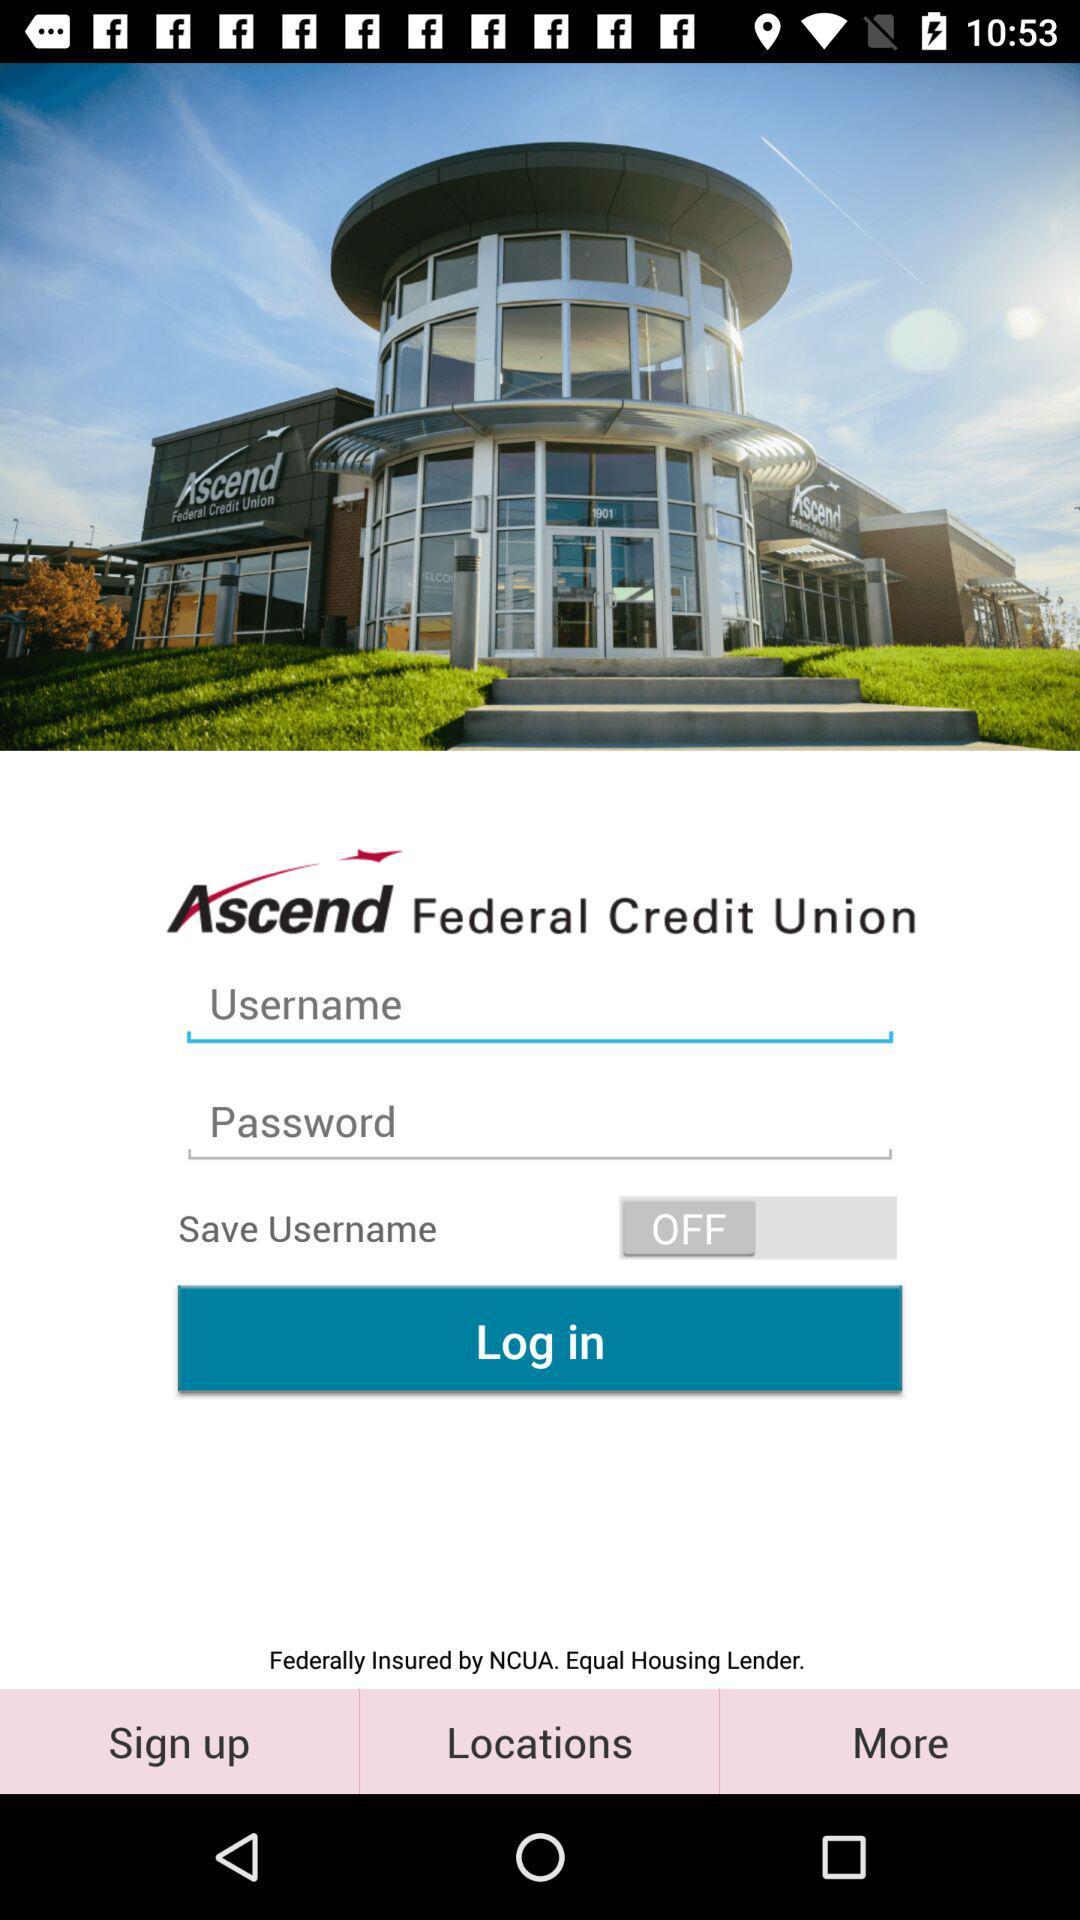 This screenshot has height=1920, width=1080. Describe the element at coordinates (540, 1121) in the screenshot. I see `second text field` at that location.